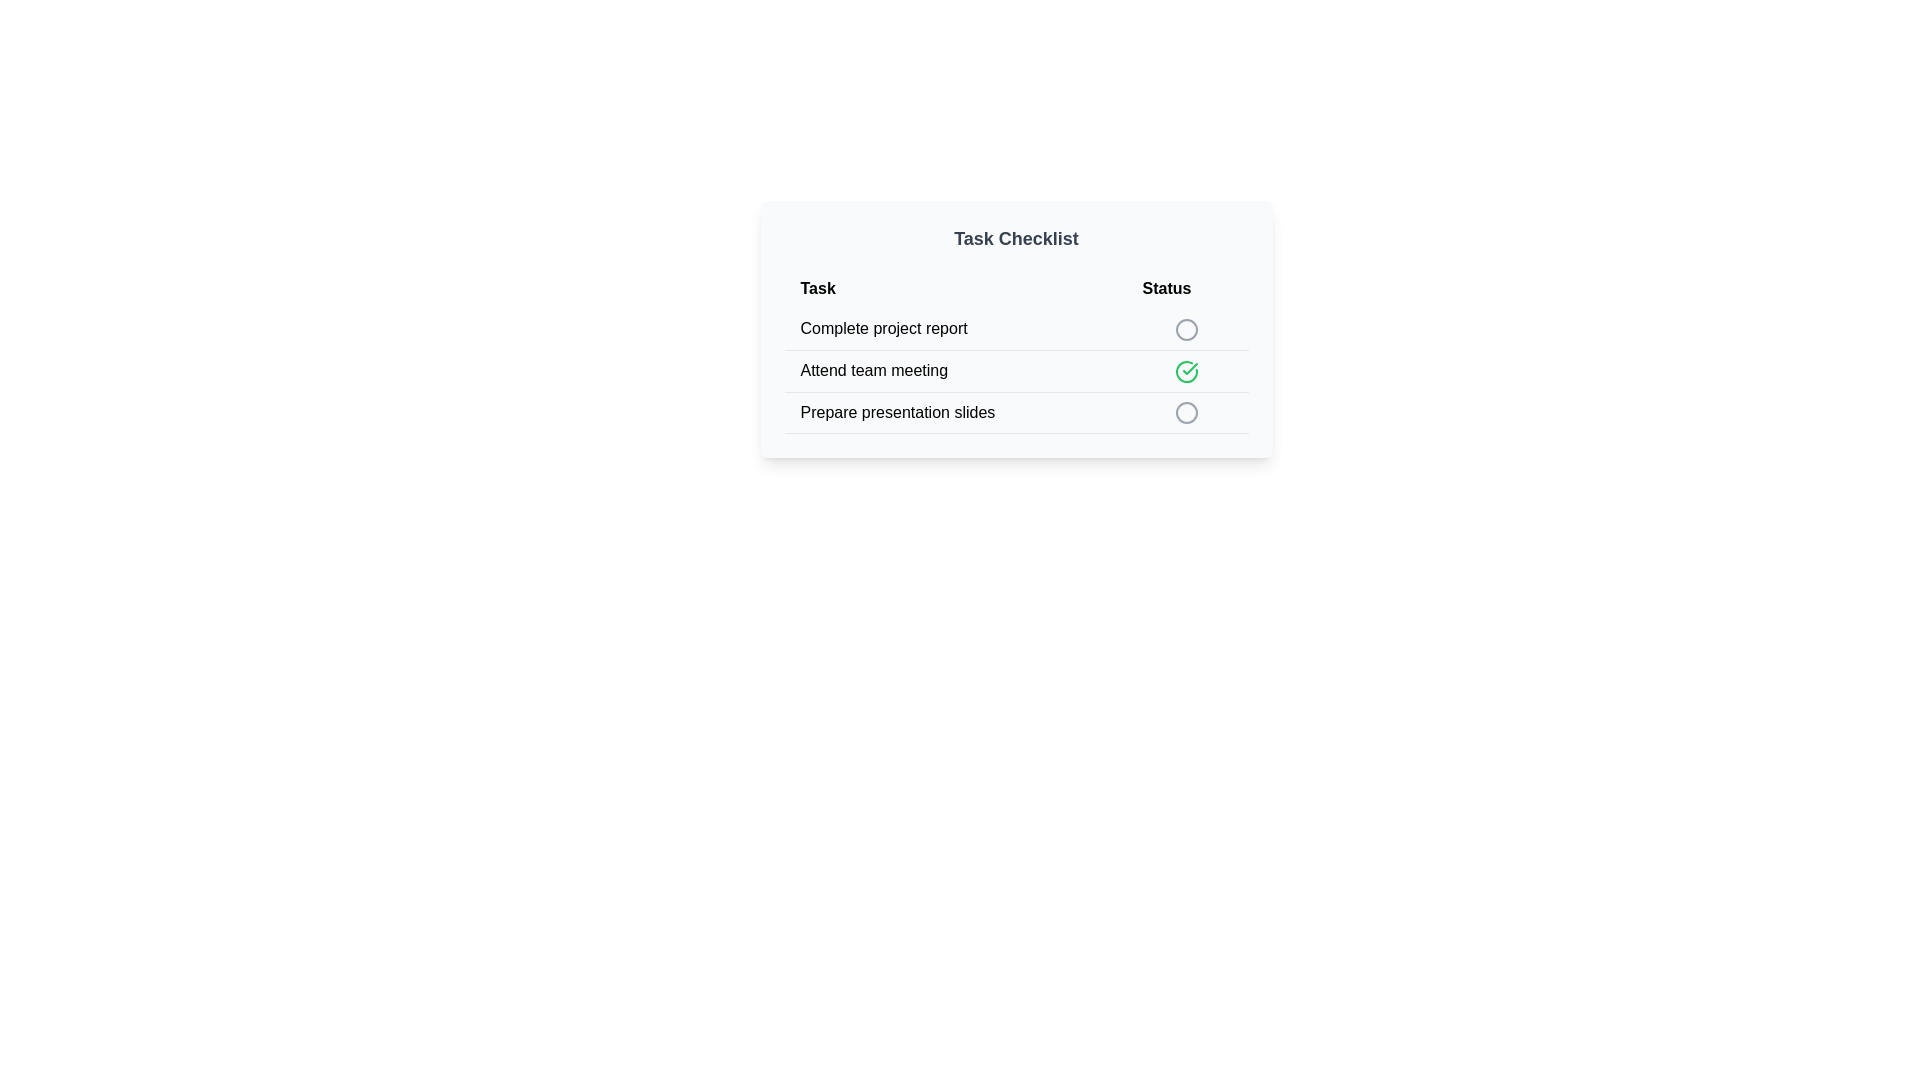  Describe the element at coordinates (1187, 412) in the screenshot. I see `the circular gray outlined icon in the 'Status' column next to 'Prepare presentation slides' in the checklist interface` at that location.